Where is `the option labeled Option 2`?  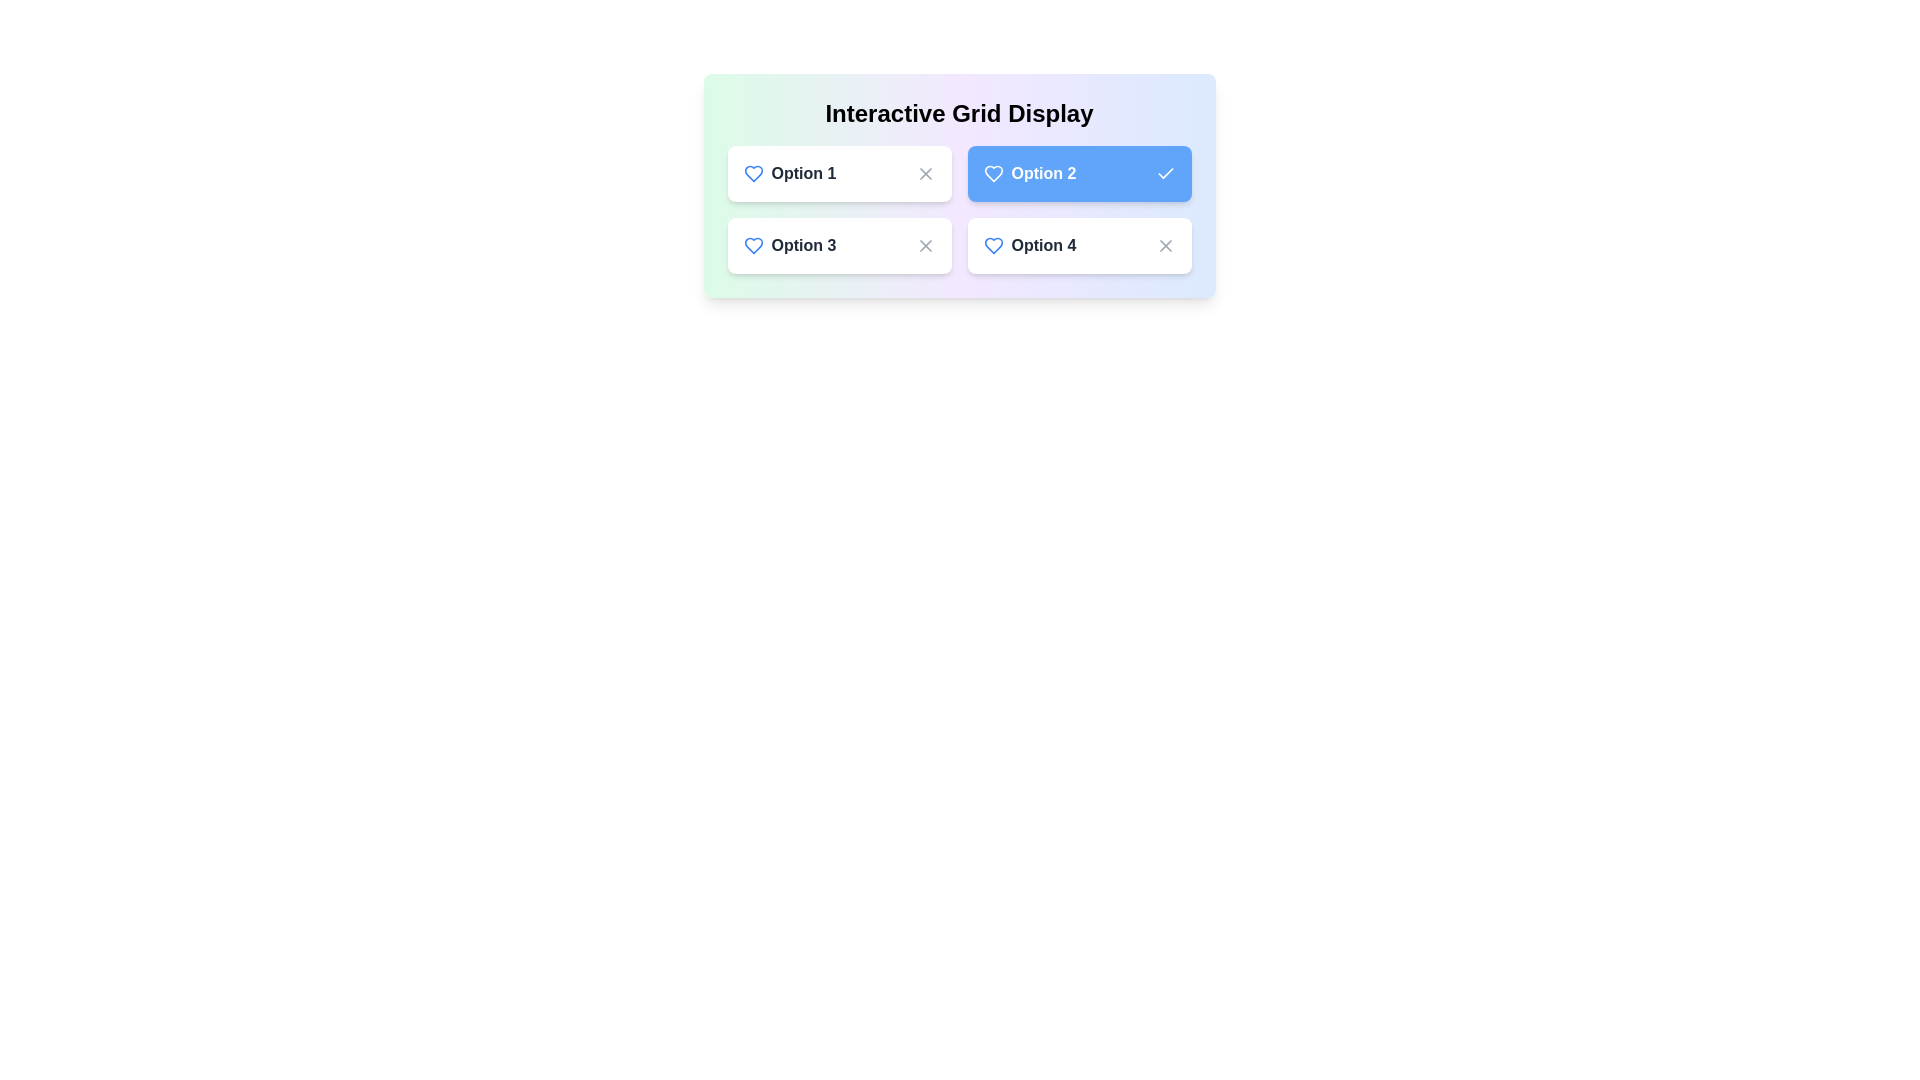 the option labeled Option 2 is located at coordinates (1078, 172).